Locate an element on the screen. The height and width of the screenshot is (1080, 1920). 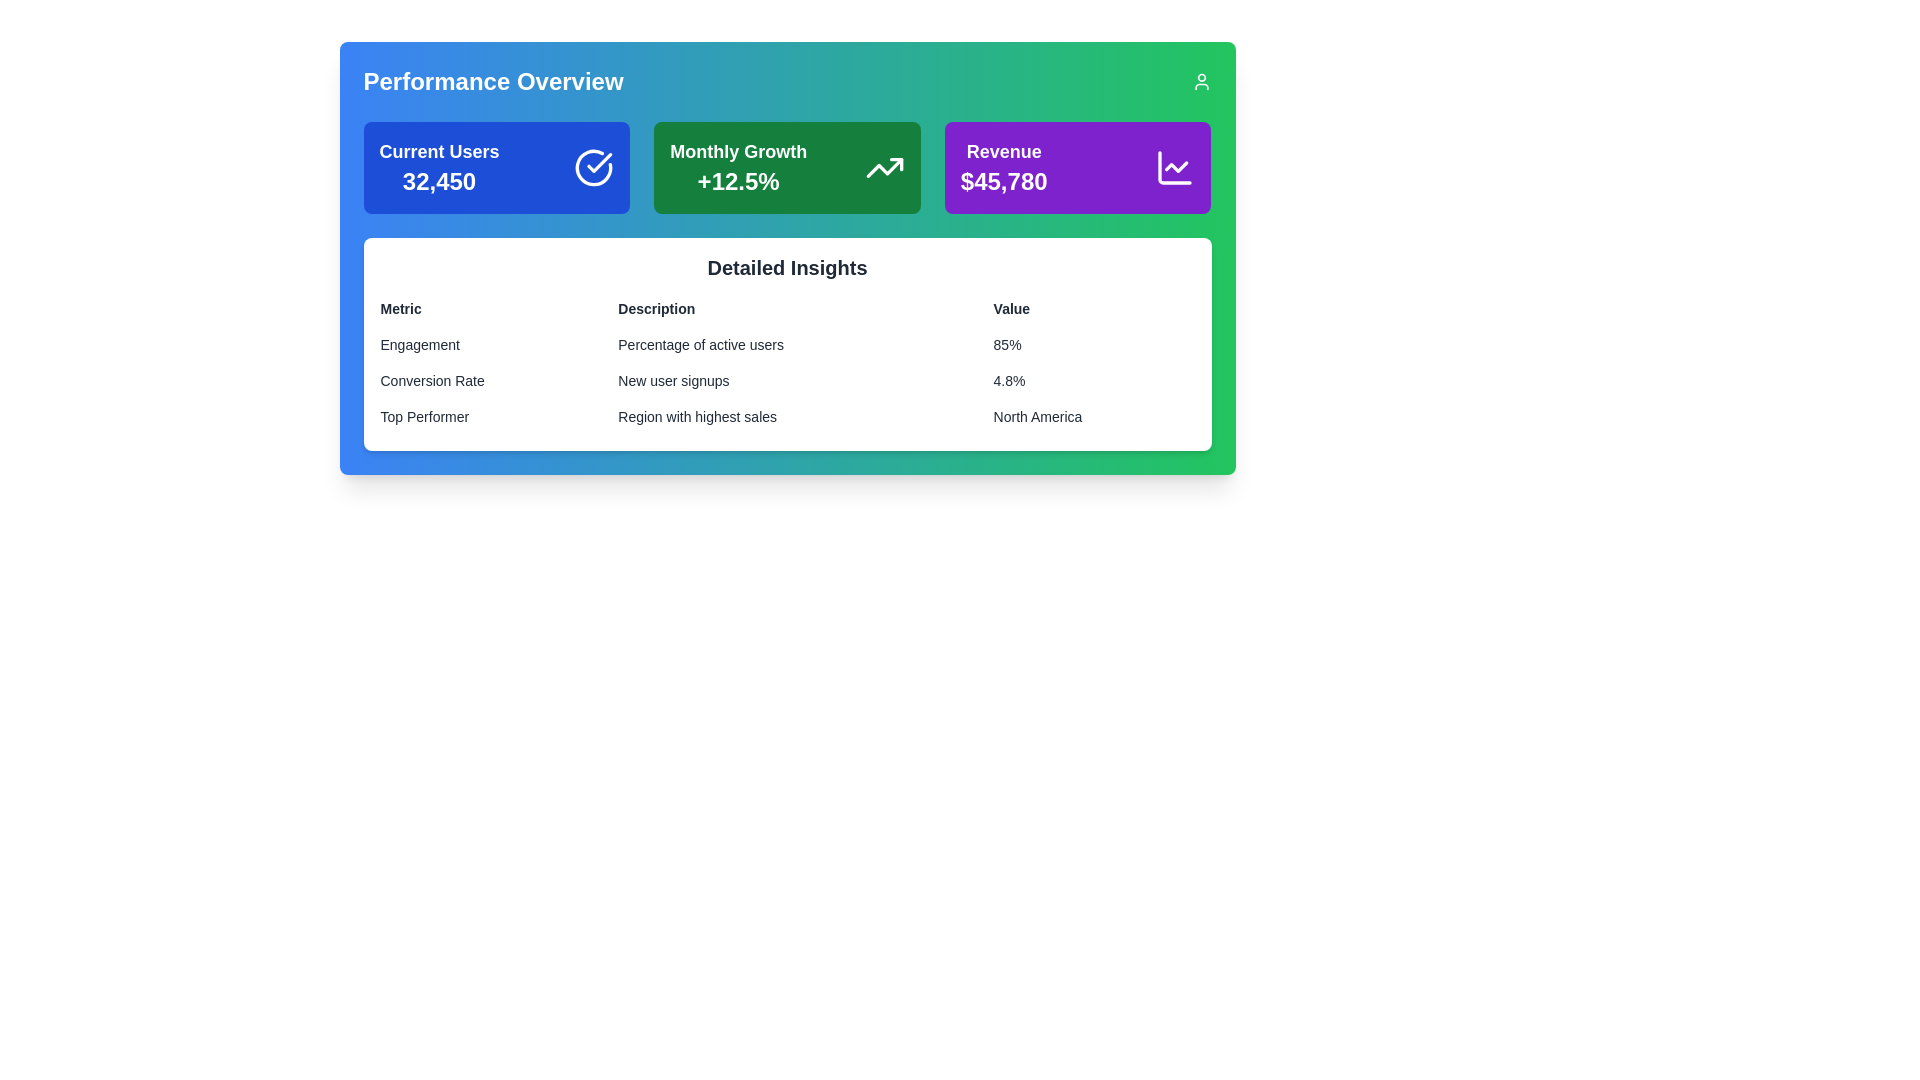
the table row displaying 'Conversion Rate' for 'New user signups' with a value of '4.8%', located as the second row under 'Detailed Insights' is located at coordinates (786, 381).